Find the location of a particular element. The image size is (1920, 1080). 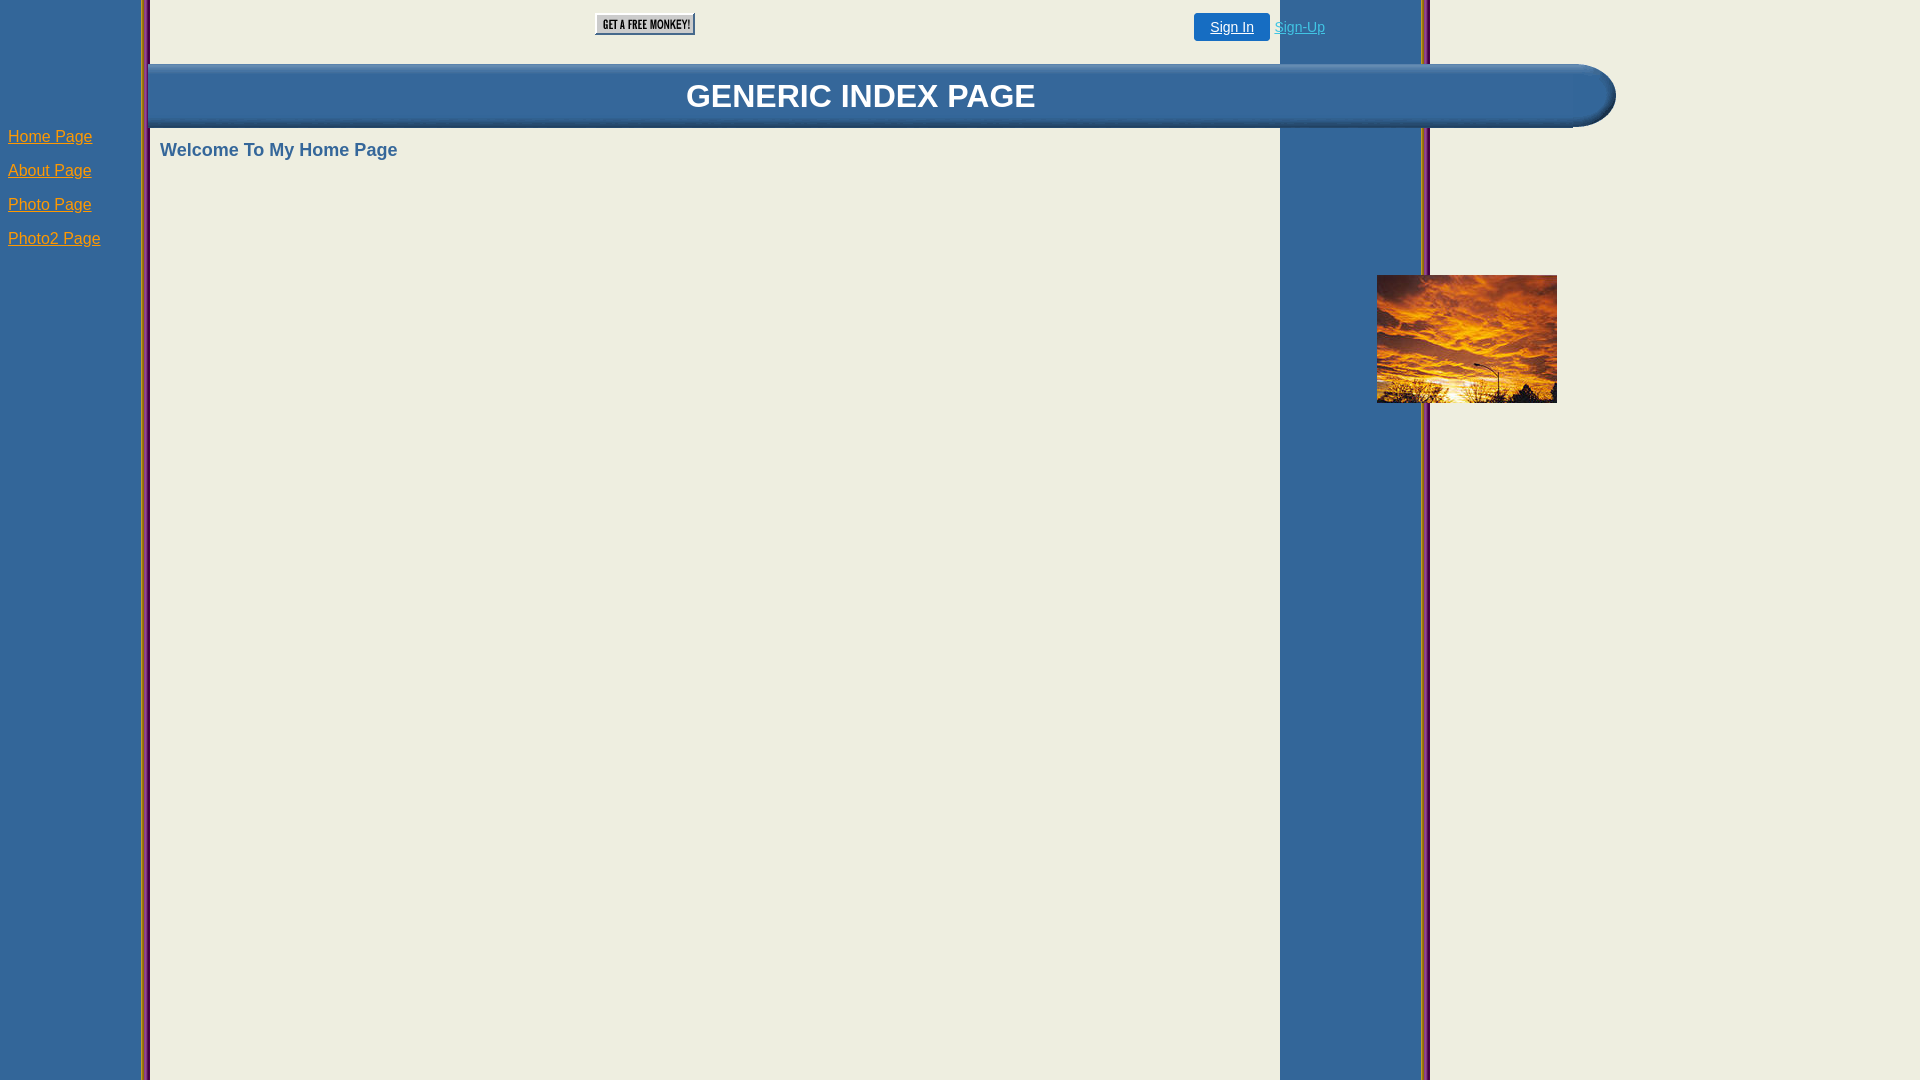

'Photo Page' is located at coordinates (49, 204).